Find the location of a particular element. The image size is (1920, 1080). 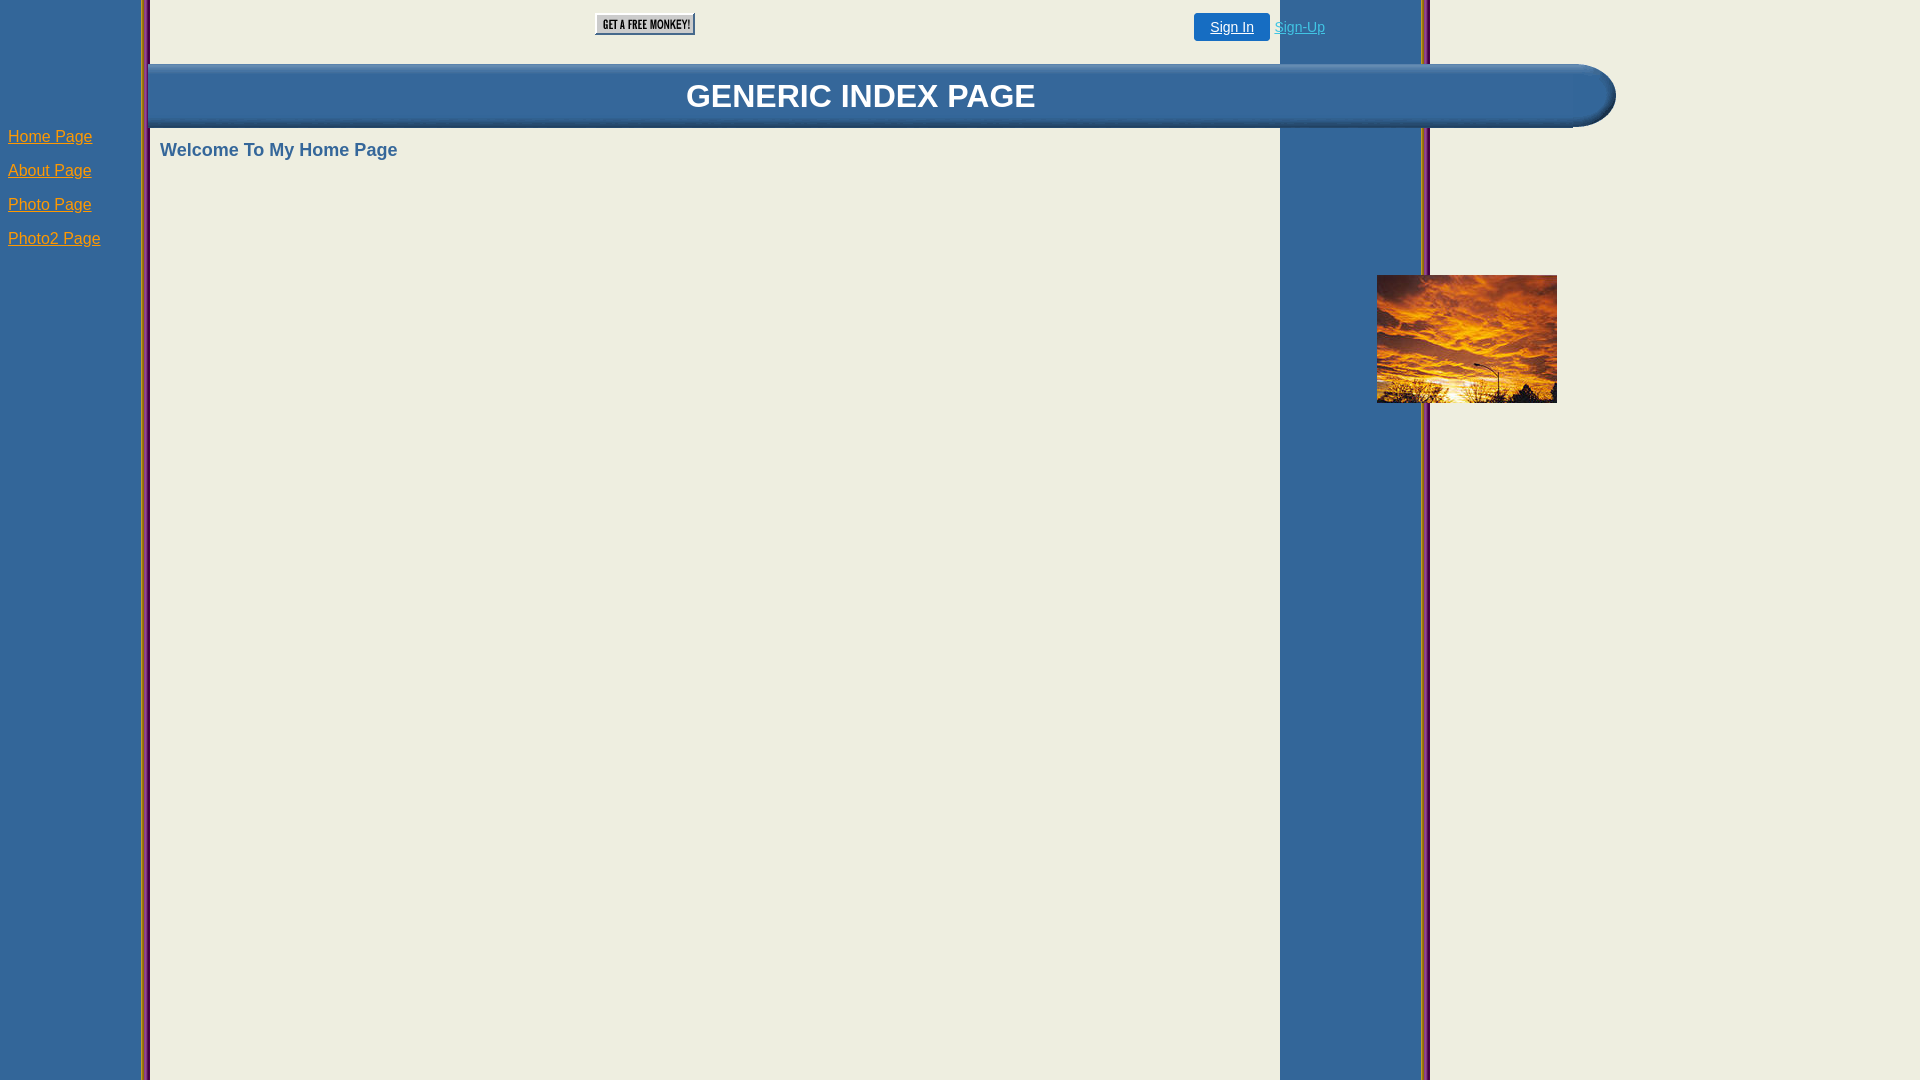

'Photo Page' is located at coordinates (49, 204).